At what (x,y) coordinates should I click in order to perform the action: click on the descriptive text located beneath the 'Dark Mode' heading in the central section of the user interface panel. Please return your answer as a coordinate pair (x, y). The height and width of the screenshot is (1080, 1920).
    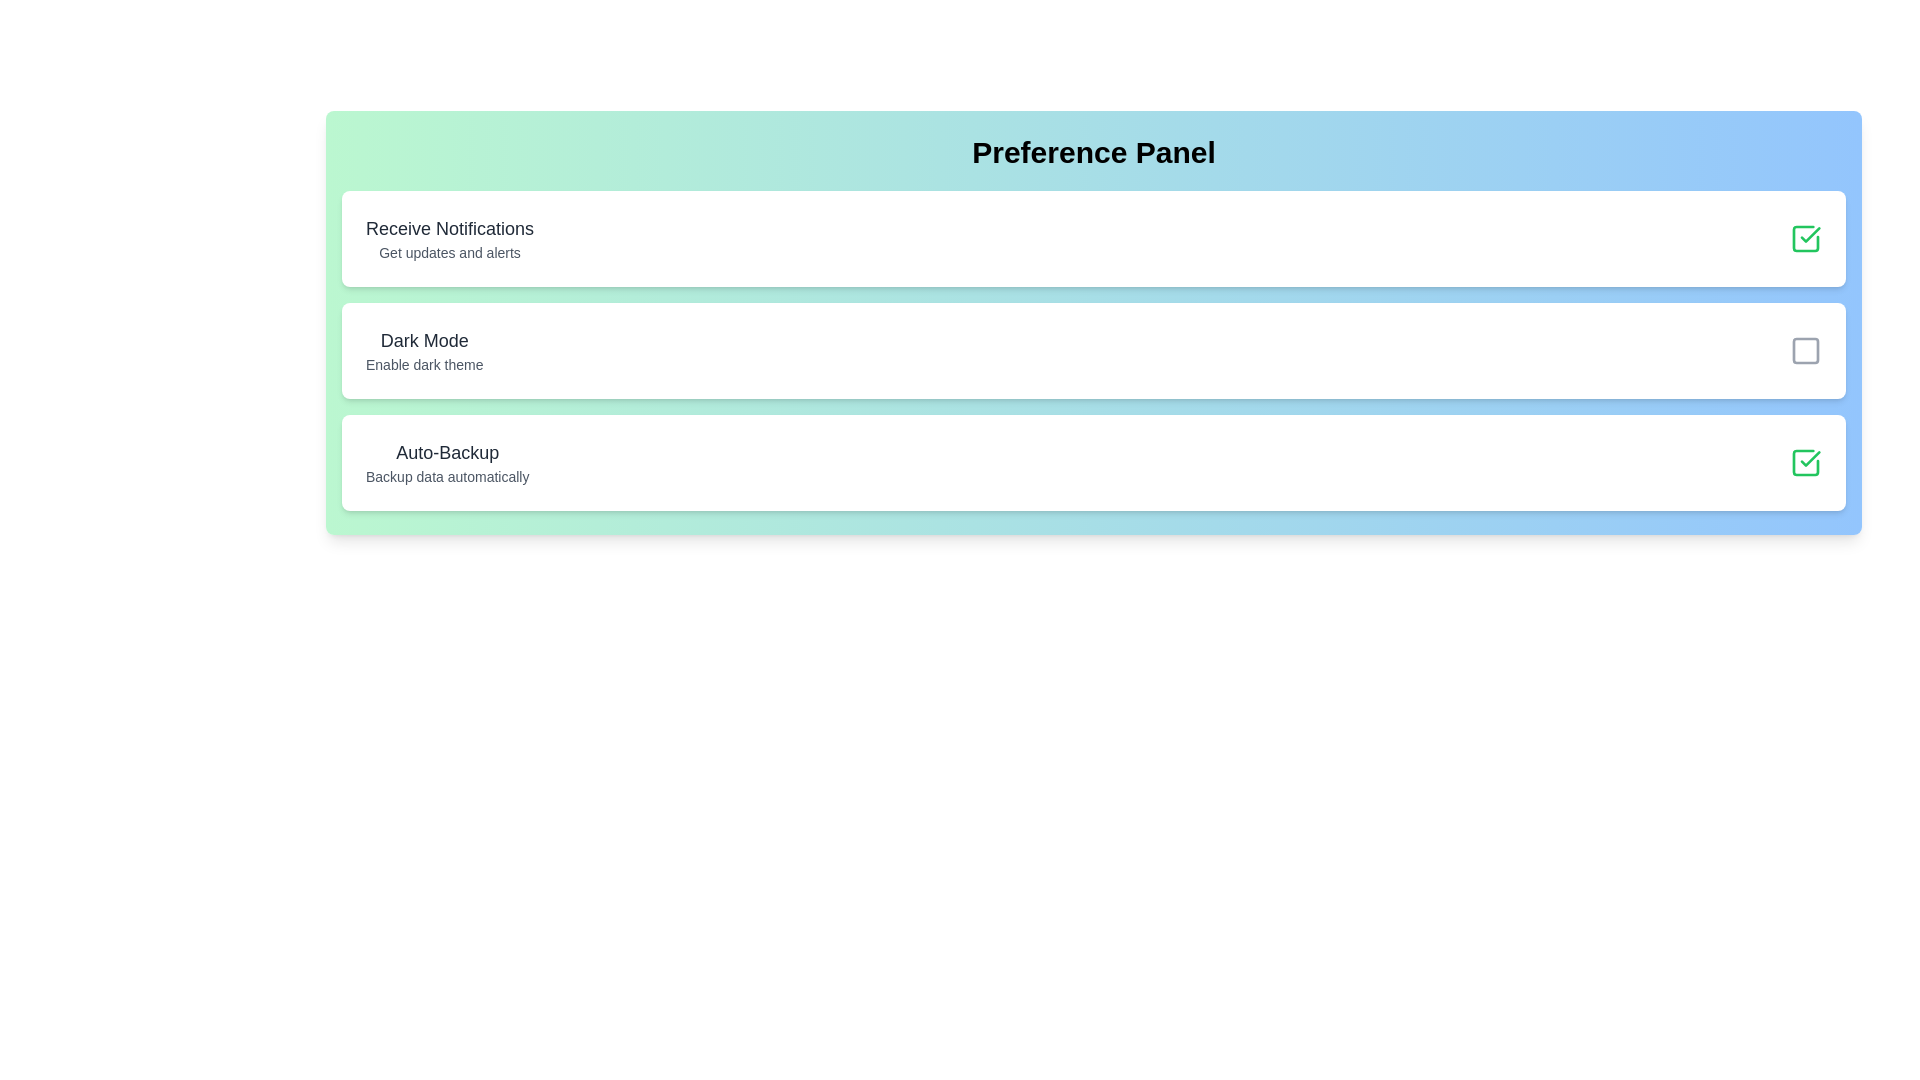
    Looking at the image, I should click on (423, 365).